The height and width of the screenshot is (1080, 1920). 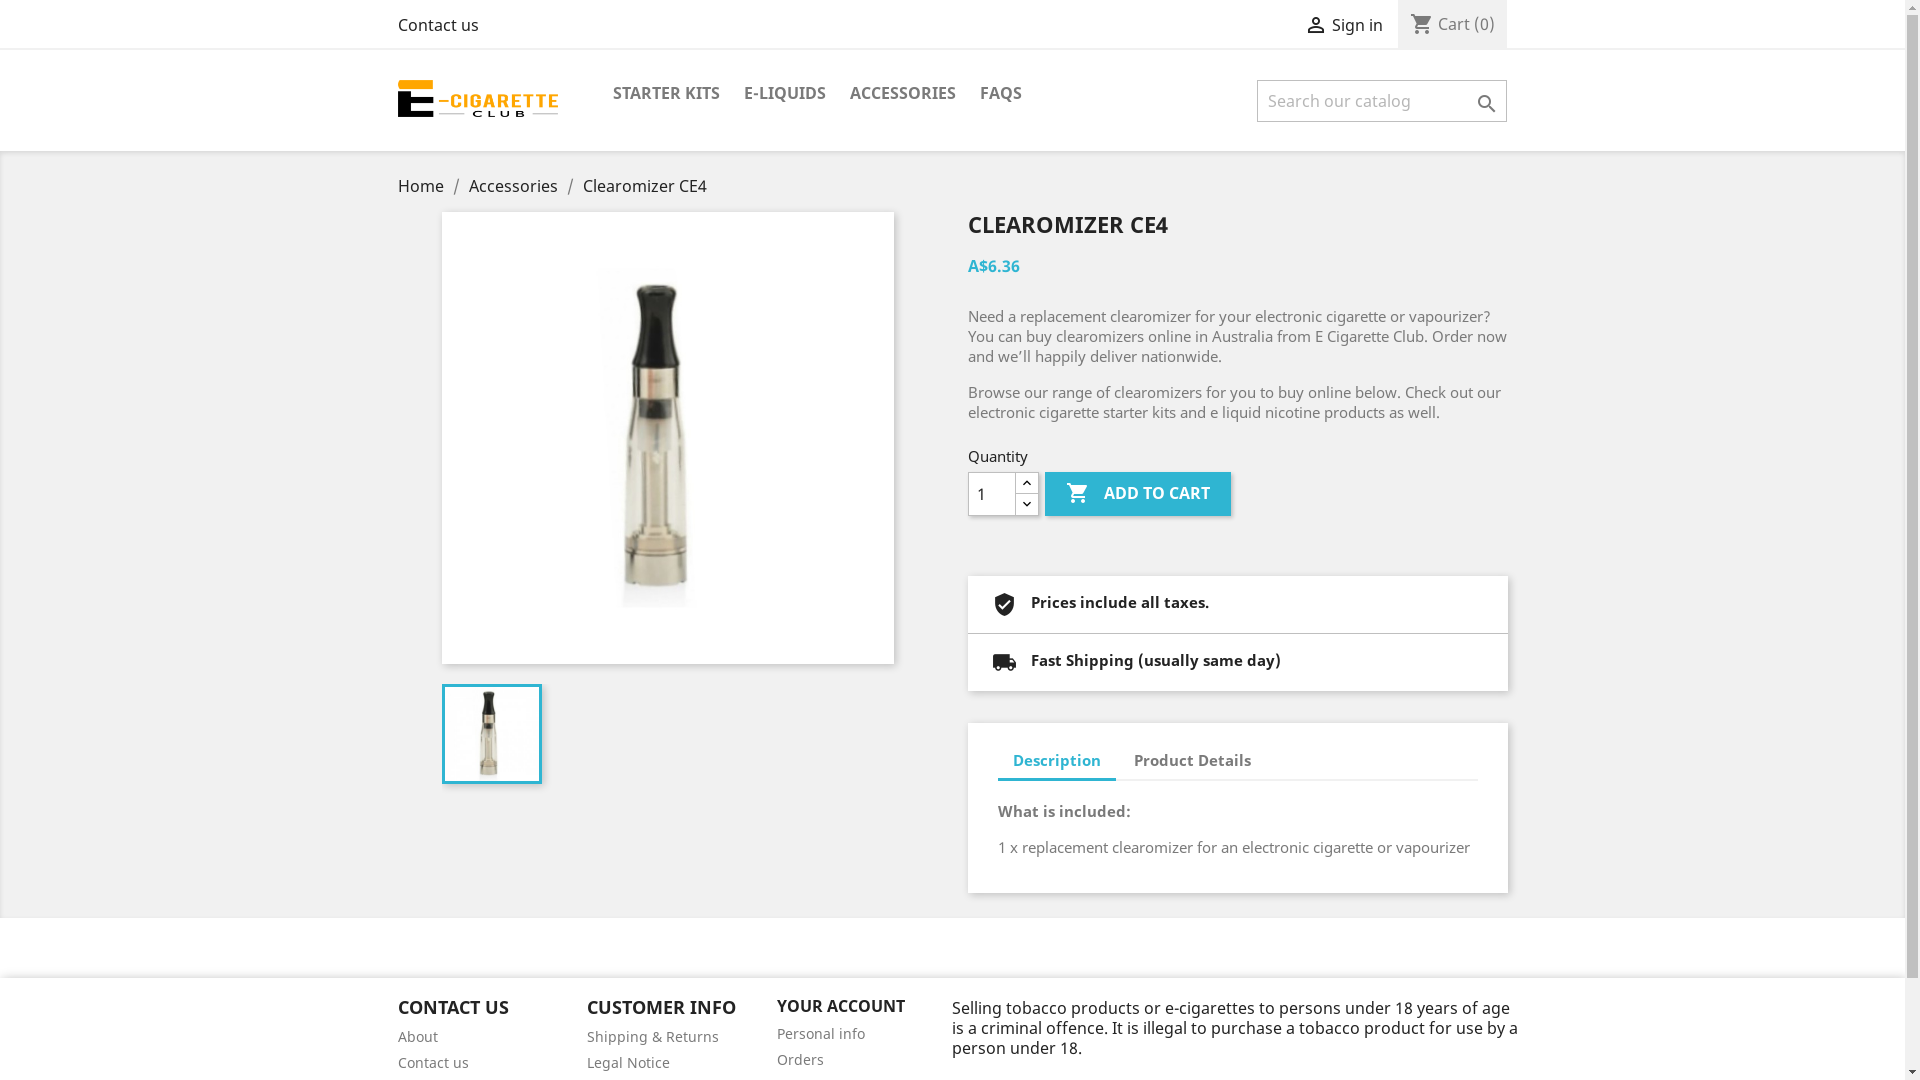 I want to click on 'STARTER KITS', so click(x=600, y=94).